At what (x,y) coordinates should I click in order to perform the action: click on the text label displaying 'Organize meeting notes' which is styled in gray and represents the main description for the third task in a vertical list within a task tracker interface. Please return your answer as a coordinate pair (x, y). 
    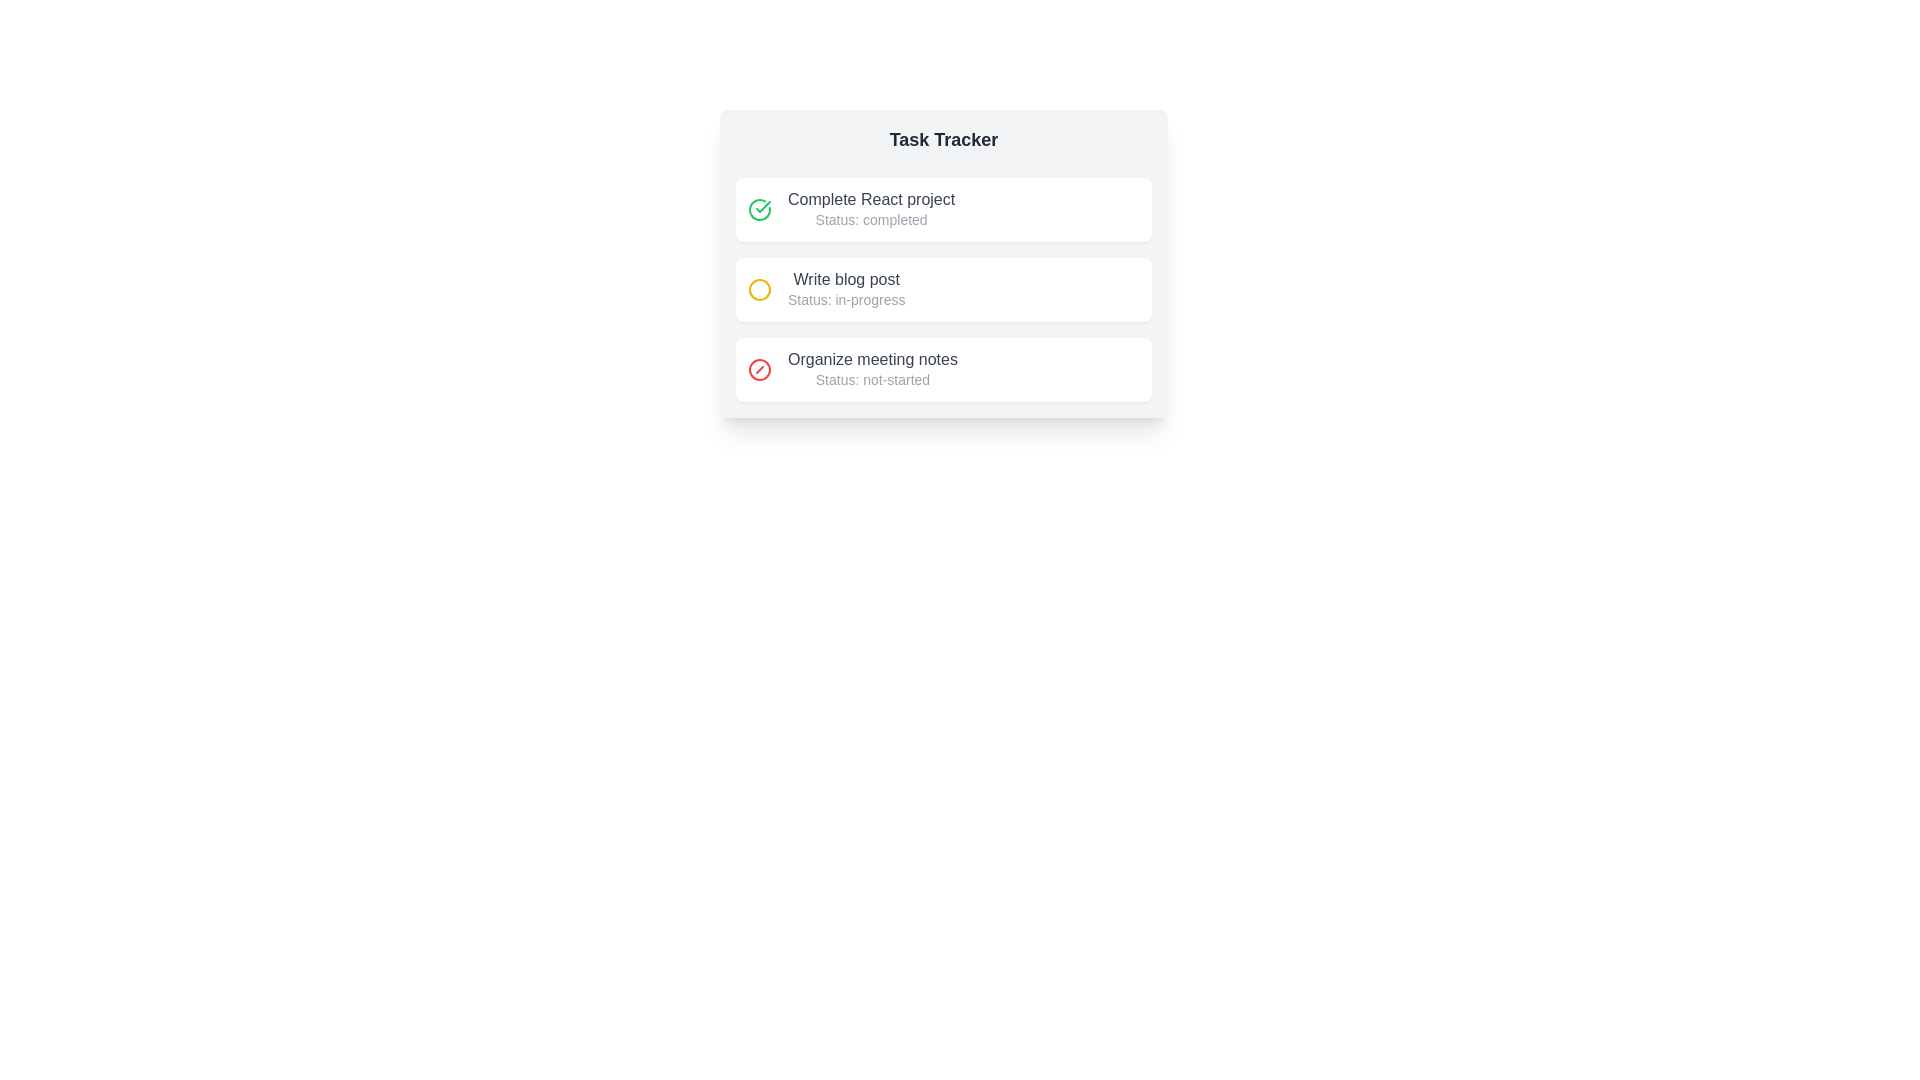
    Looking at the image, I should click on (873, 358).